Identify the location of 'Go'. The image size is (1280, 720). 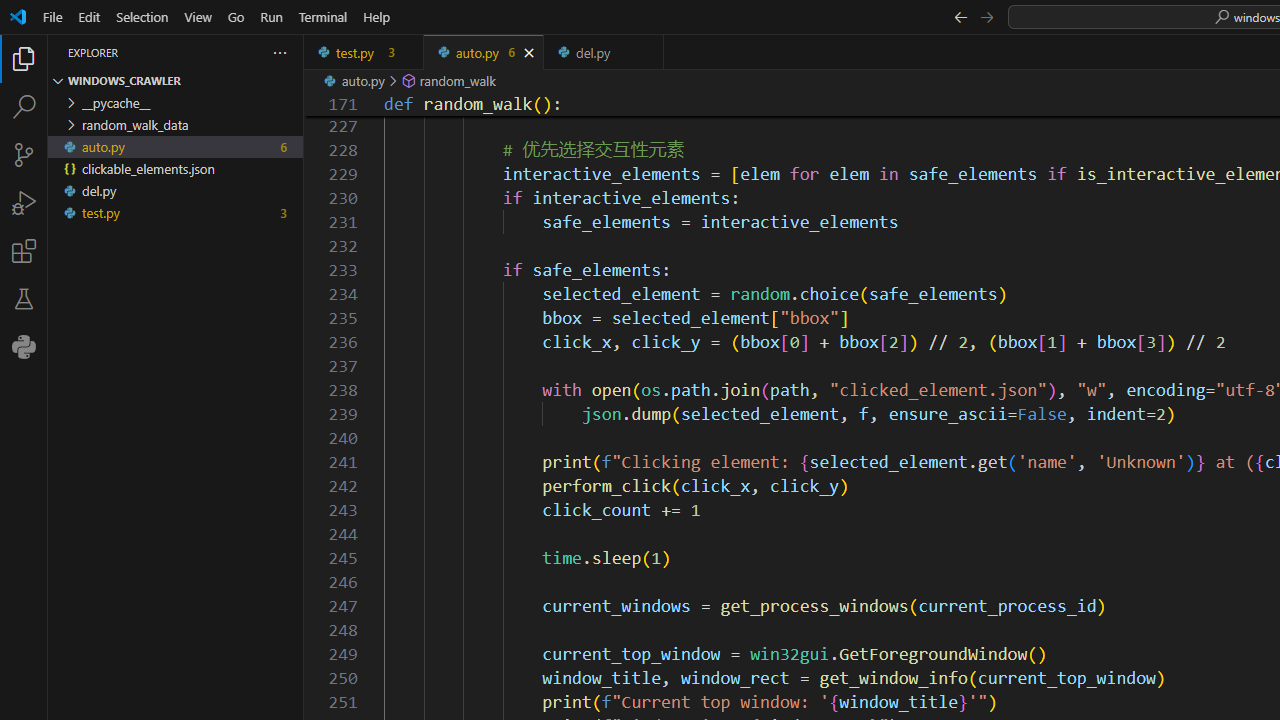
(236, 16).